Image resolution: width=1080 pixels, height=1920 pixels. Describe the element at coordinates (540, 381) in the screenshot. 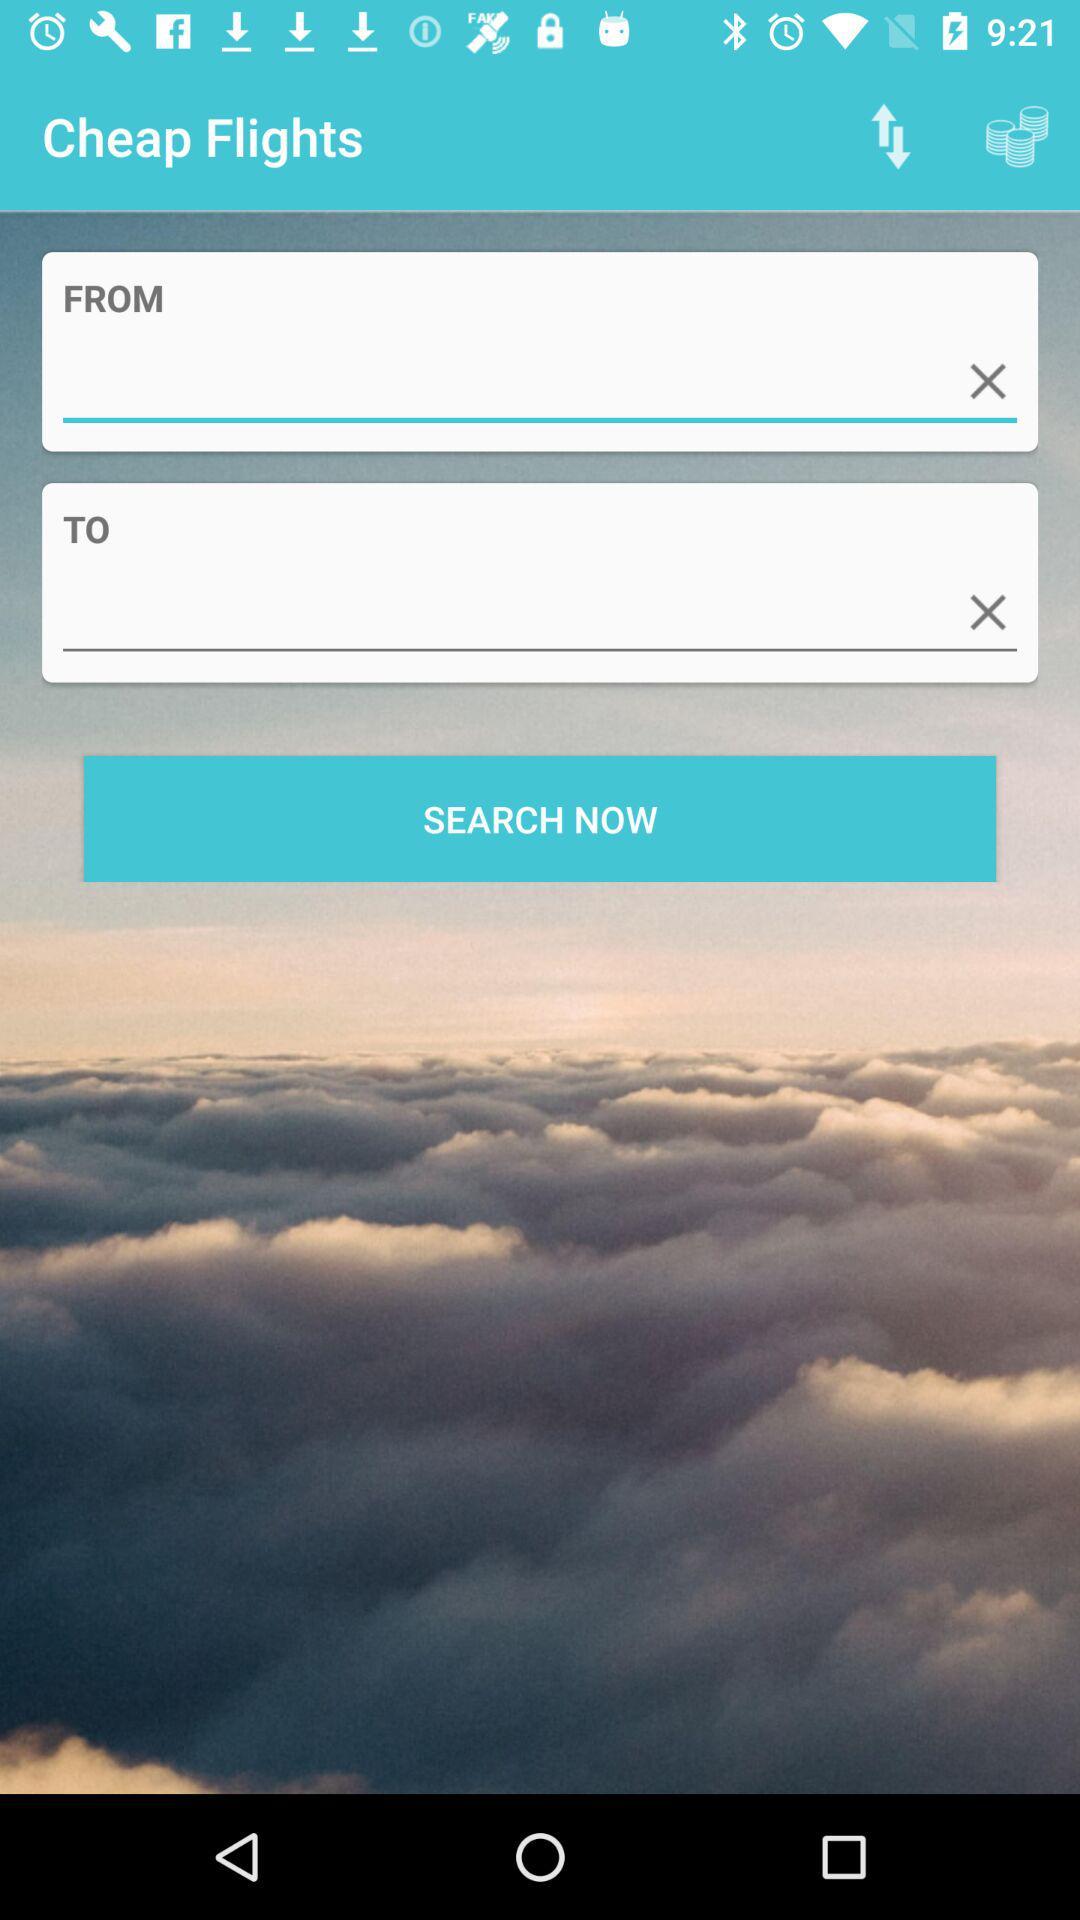

I see `name button` at that location.